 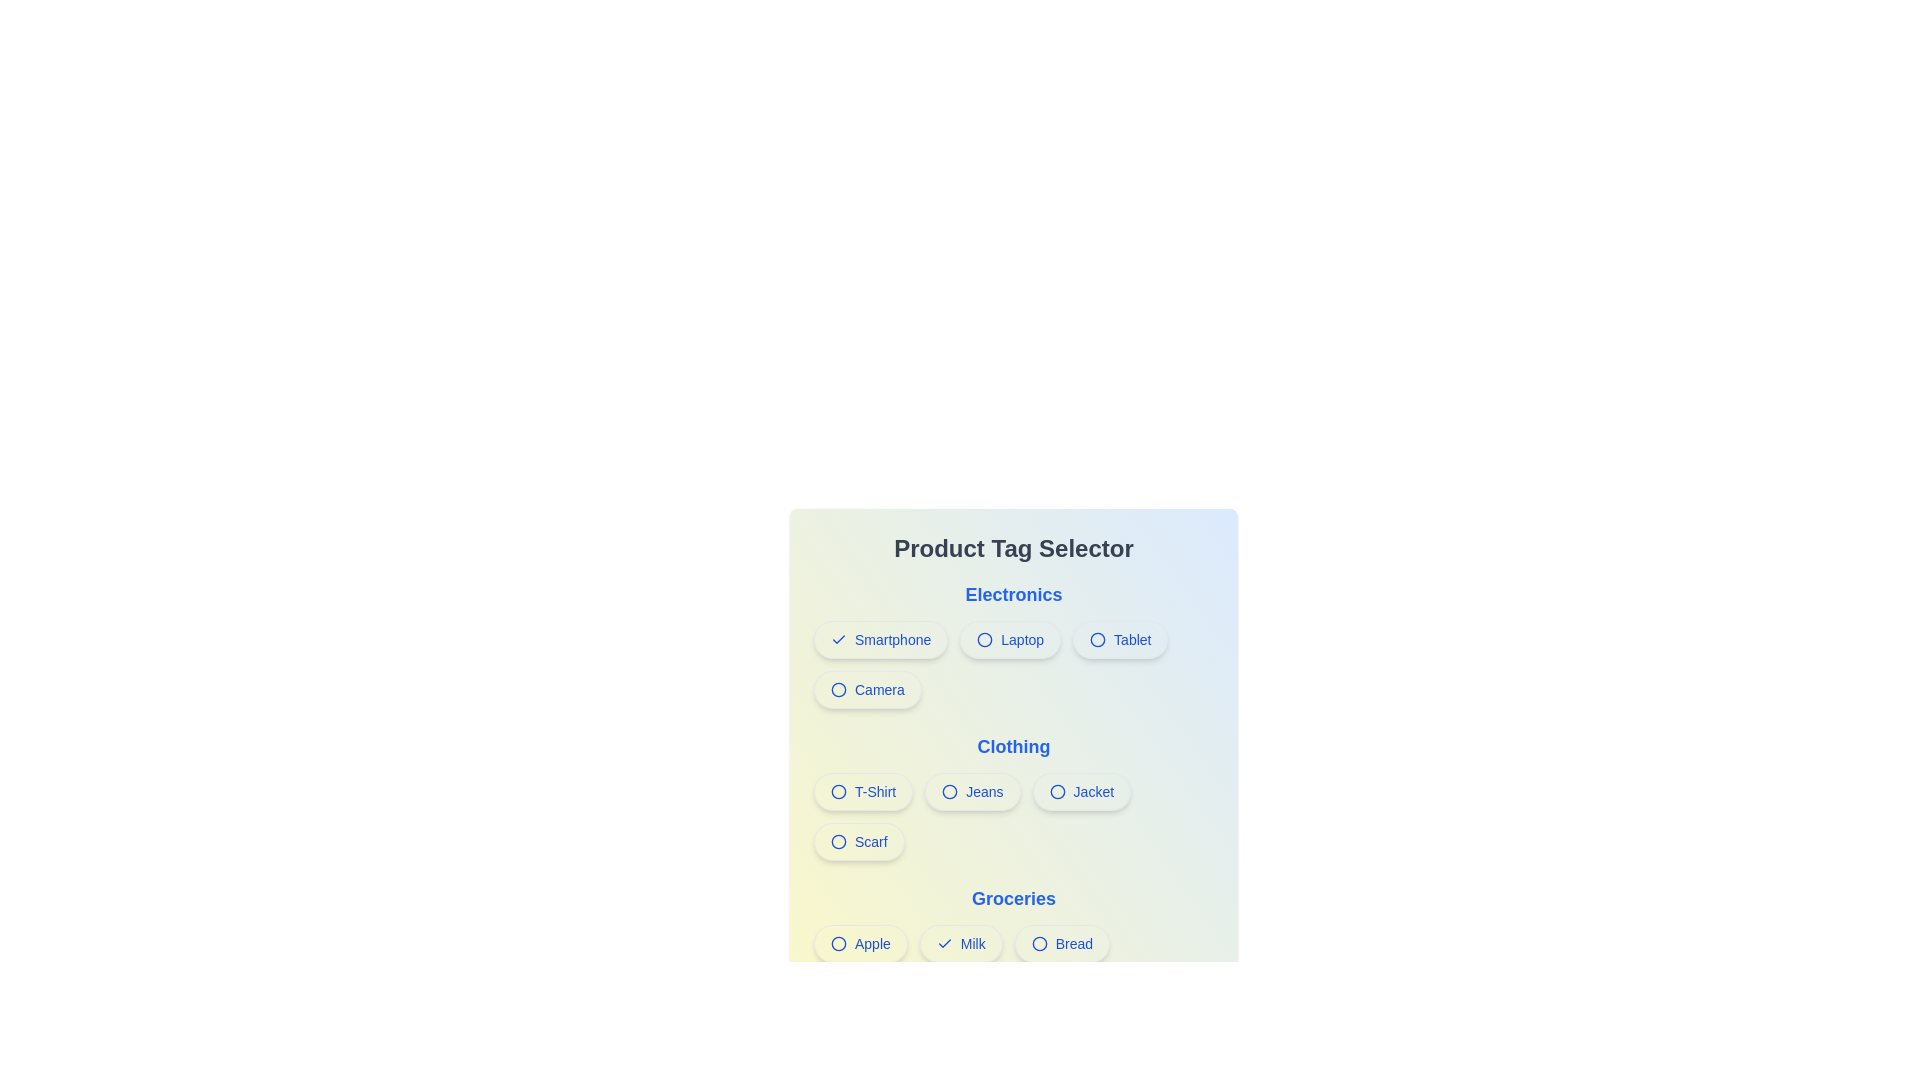 What do you see at coordinates (1039, 944) in the screenshot?
I see `the circular outline icon representing 'Bread' for any visual state changes` at bounding box center [1039, 944].